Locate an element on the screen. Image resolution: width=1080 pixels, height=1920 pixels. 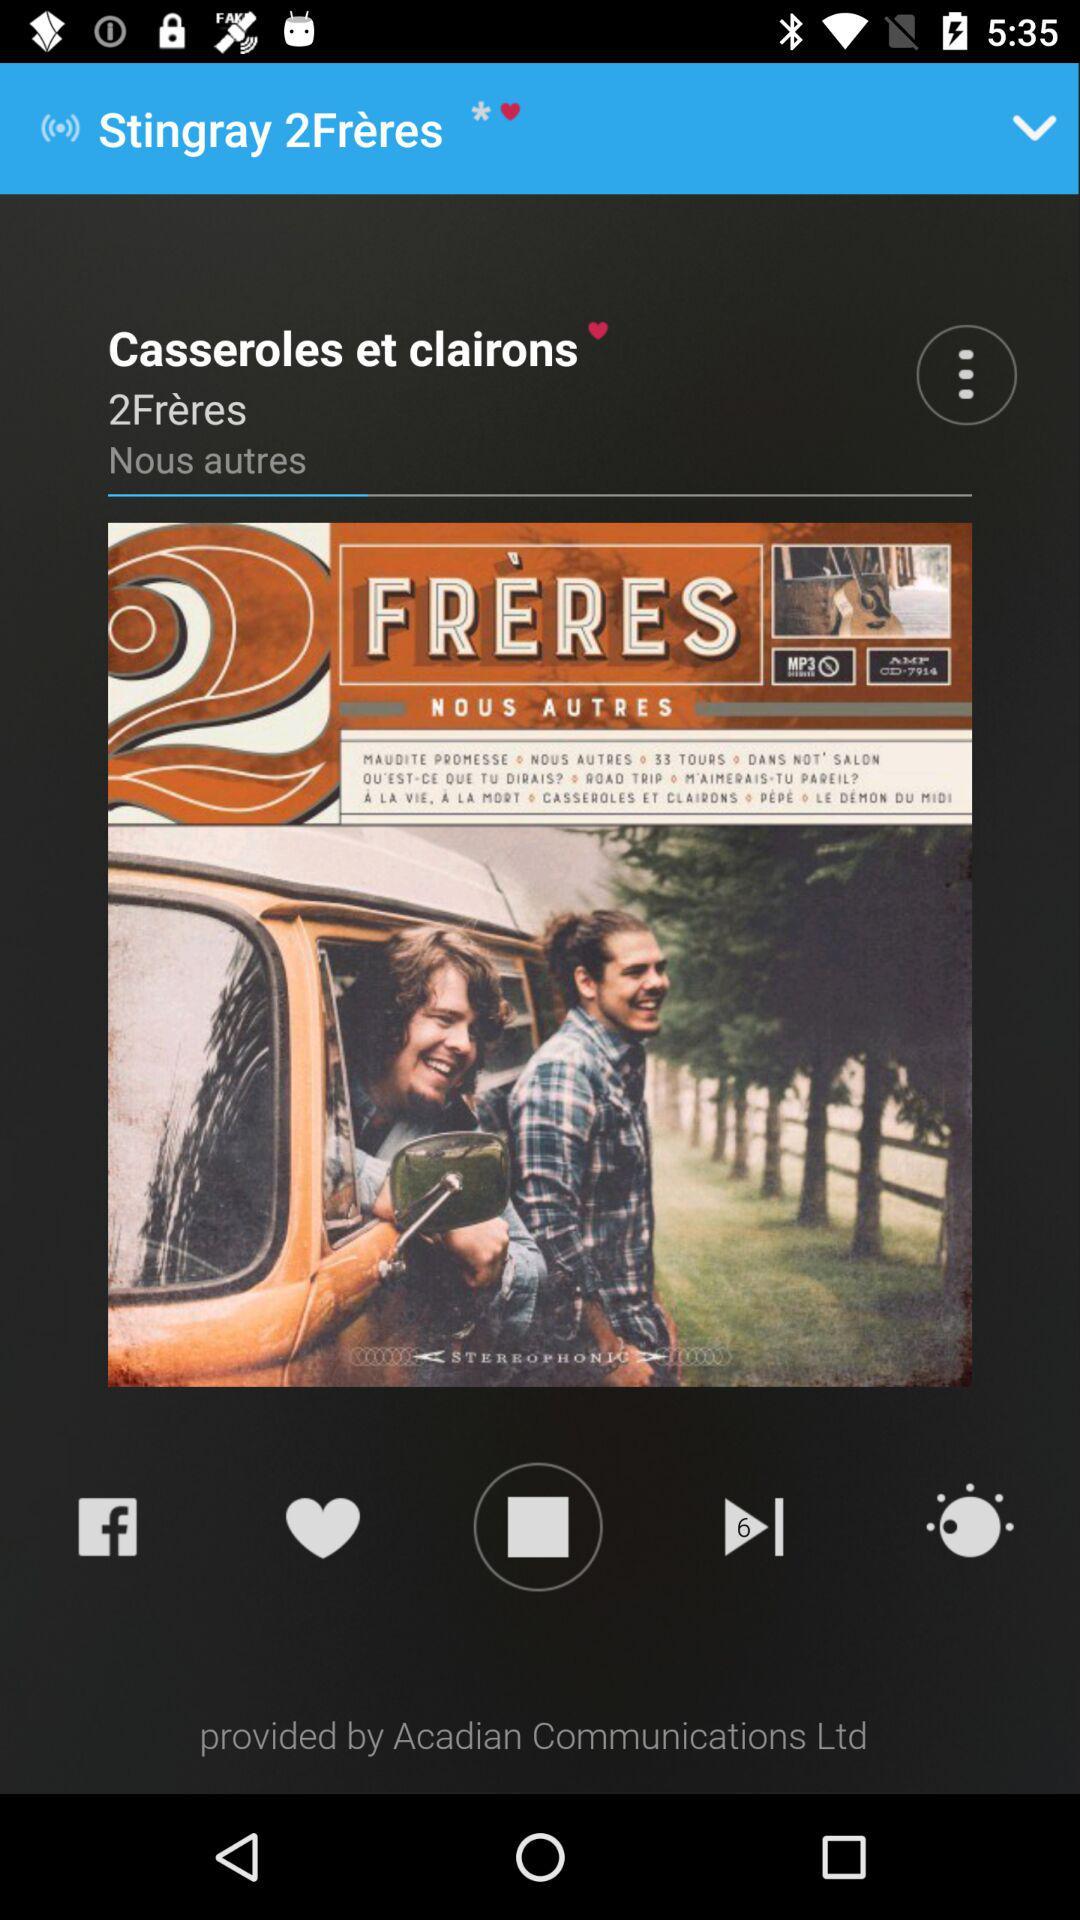
the facebook icon is located at coordinates (107, 1525).